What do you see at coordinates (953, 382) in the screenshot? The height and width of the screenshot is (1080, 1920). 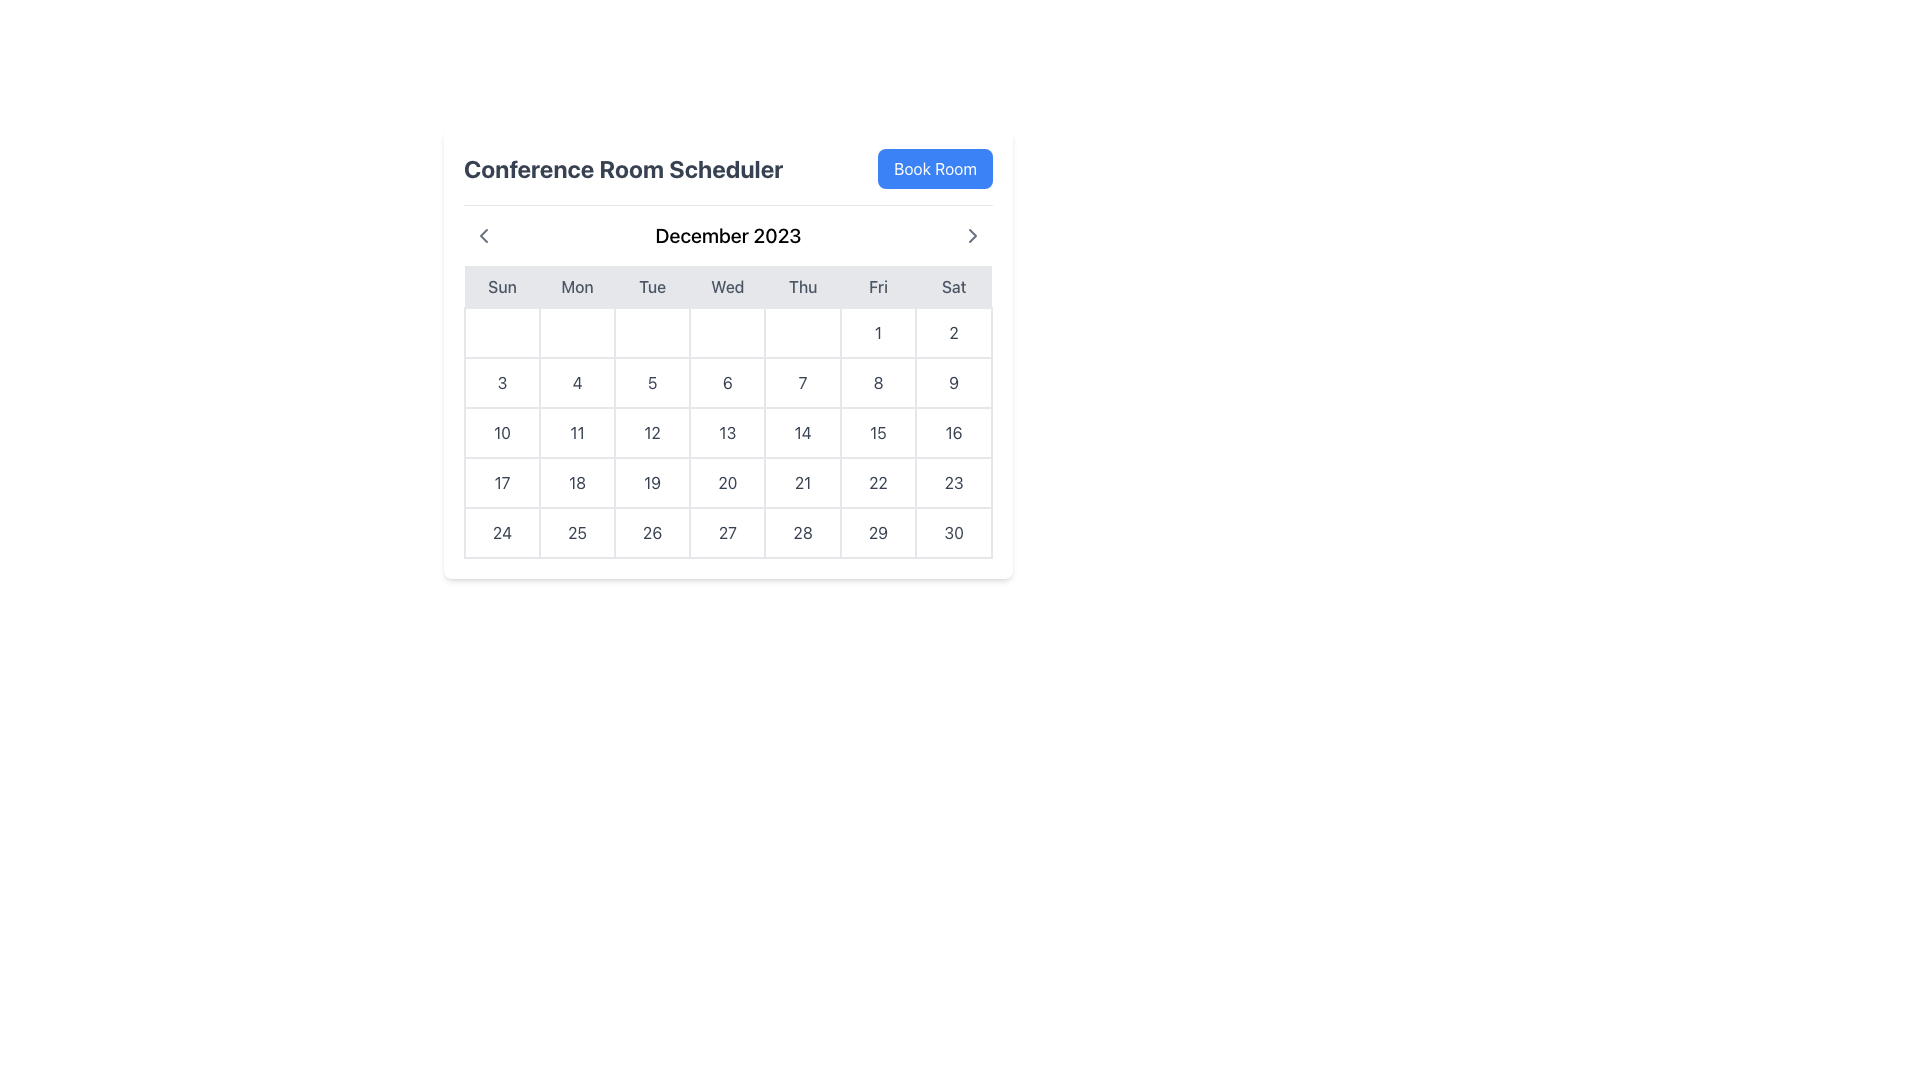 I see `the rounded rectangular button displaying the number '9' in dark gray` at bounding box center [953, 382].